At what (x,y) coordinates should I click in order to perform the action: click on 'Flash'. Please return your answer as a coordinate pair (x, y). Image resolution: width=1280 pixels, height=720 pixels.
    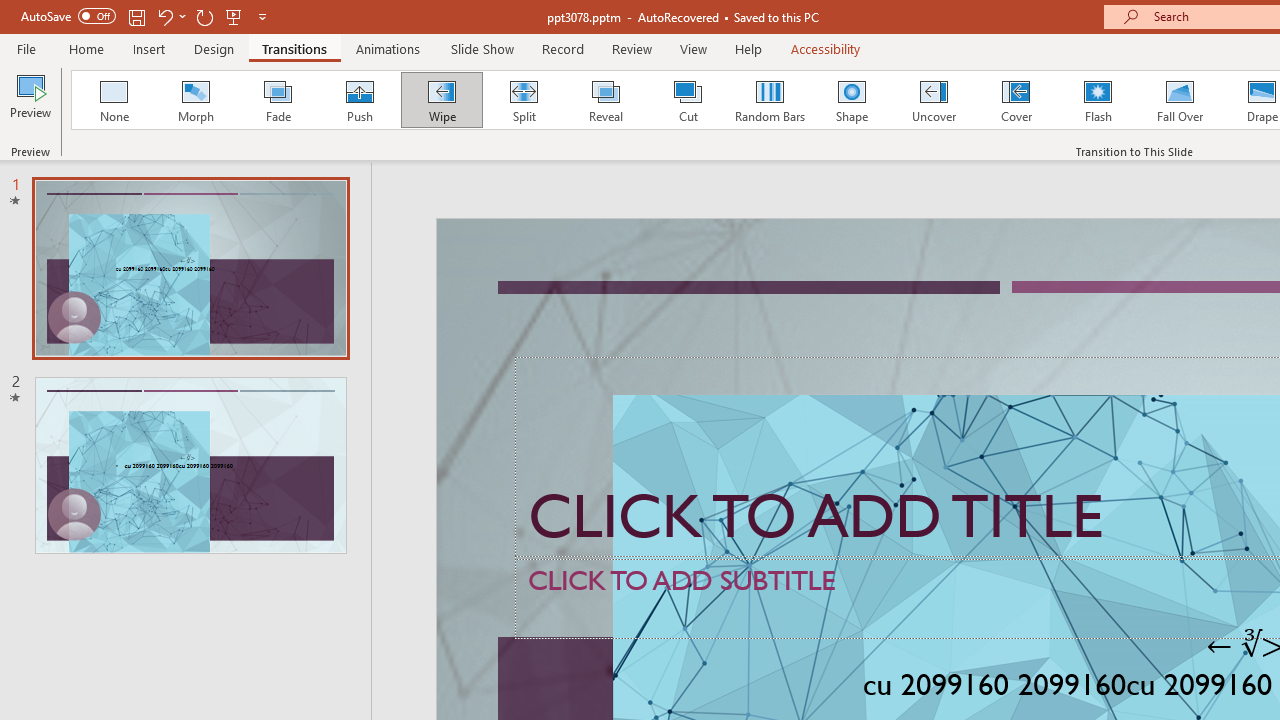
    Looking at the image, I should click on (1097, 100).